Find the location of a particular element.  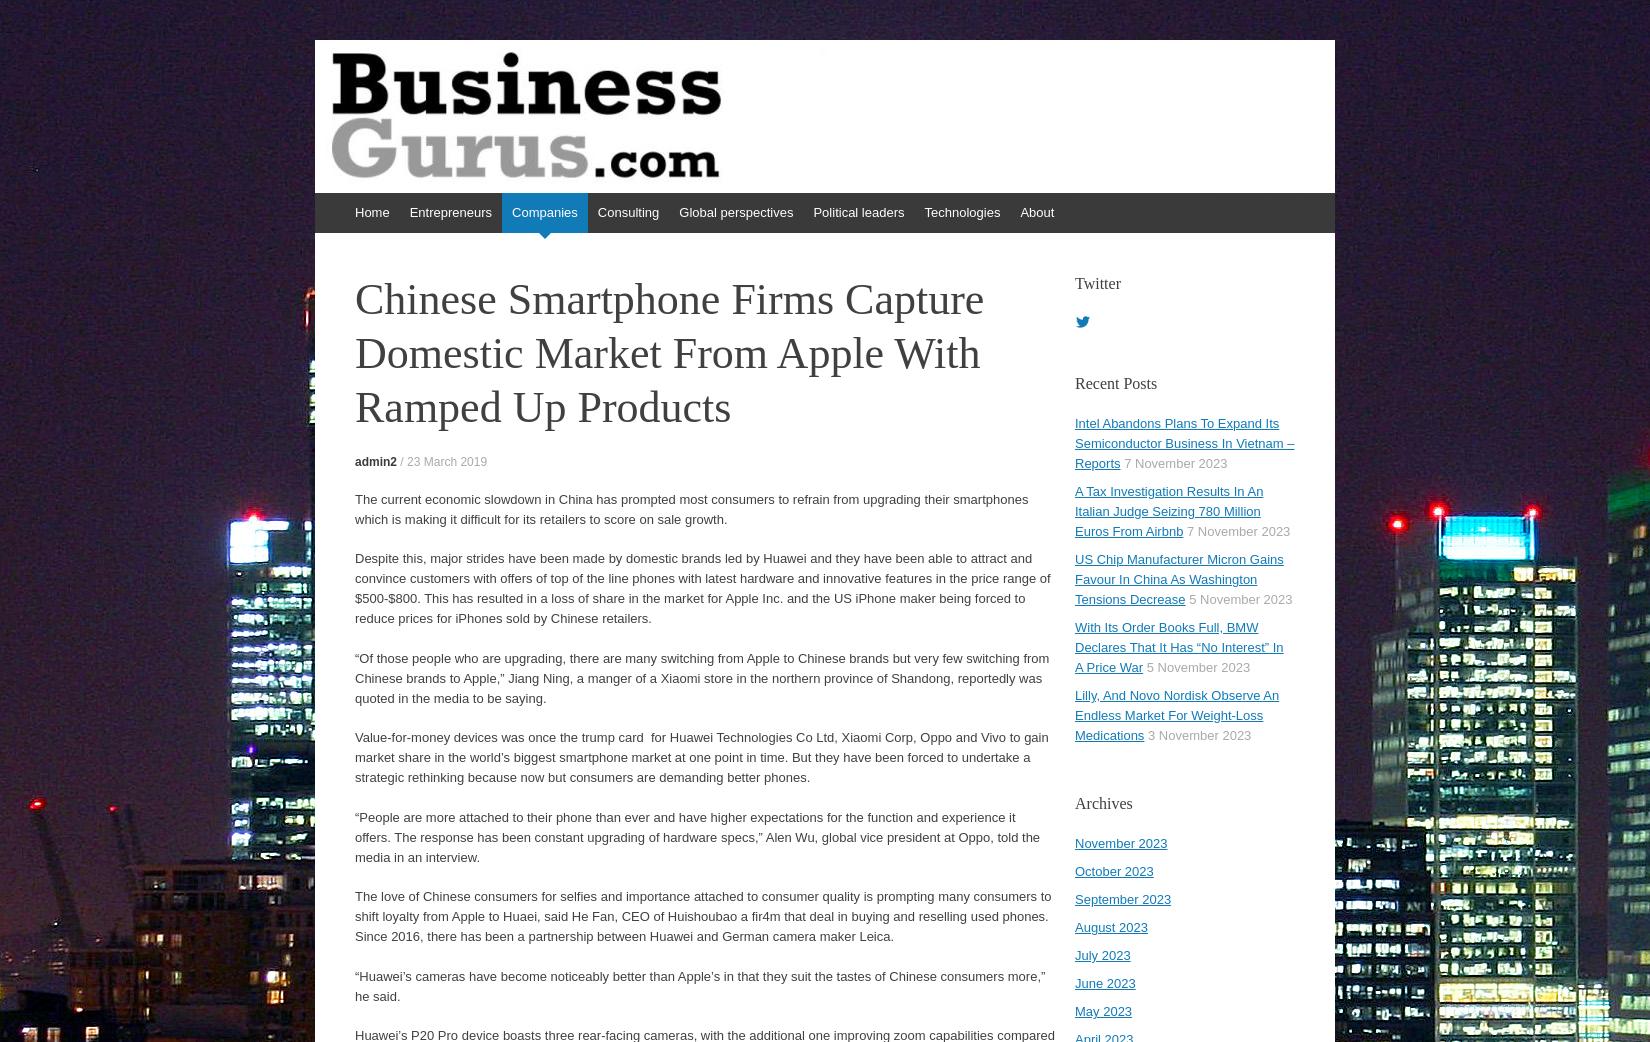

'Recent Posts' is located at coordinates (1116, 382).